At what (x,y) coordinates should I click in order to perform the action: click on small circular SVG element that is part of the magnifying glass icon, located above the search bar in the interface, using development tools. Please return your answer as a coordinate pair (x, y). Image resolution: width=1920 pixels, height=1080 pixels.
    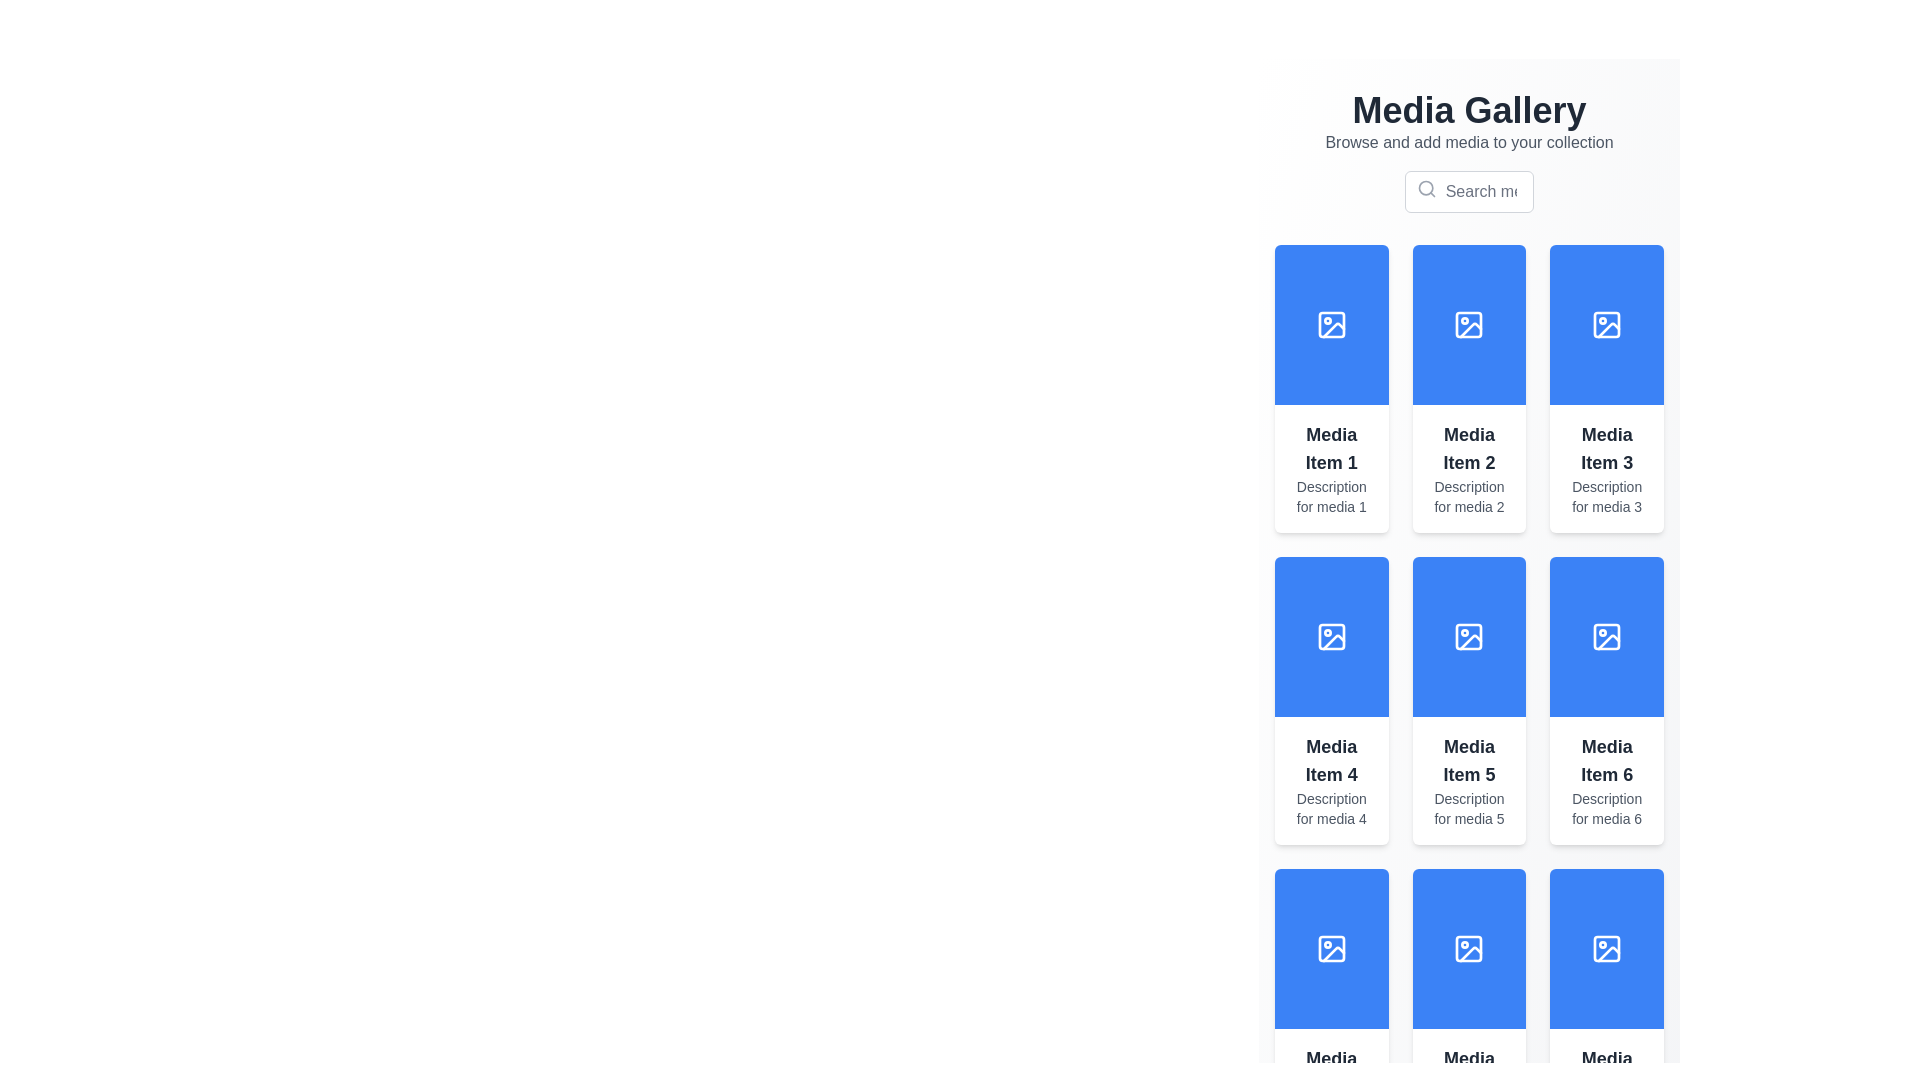
    Looking at the image, I should click on (1424, 188).